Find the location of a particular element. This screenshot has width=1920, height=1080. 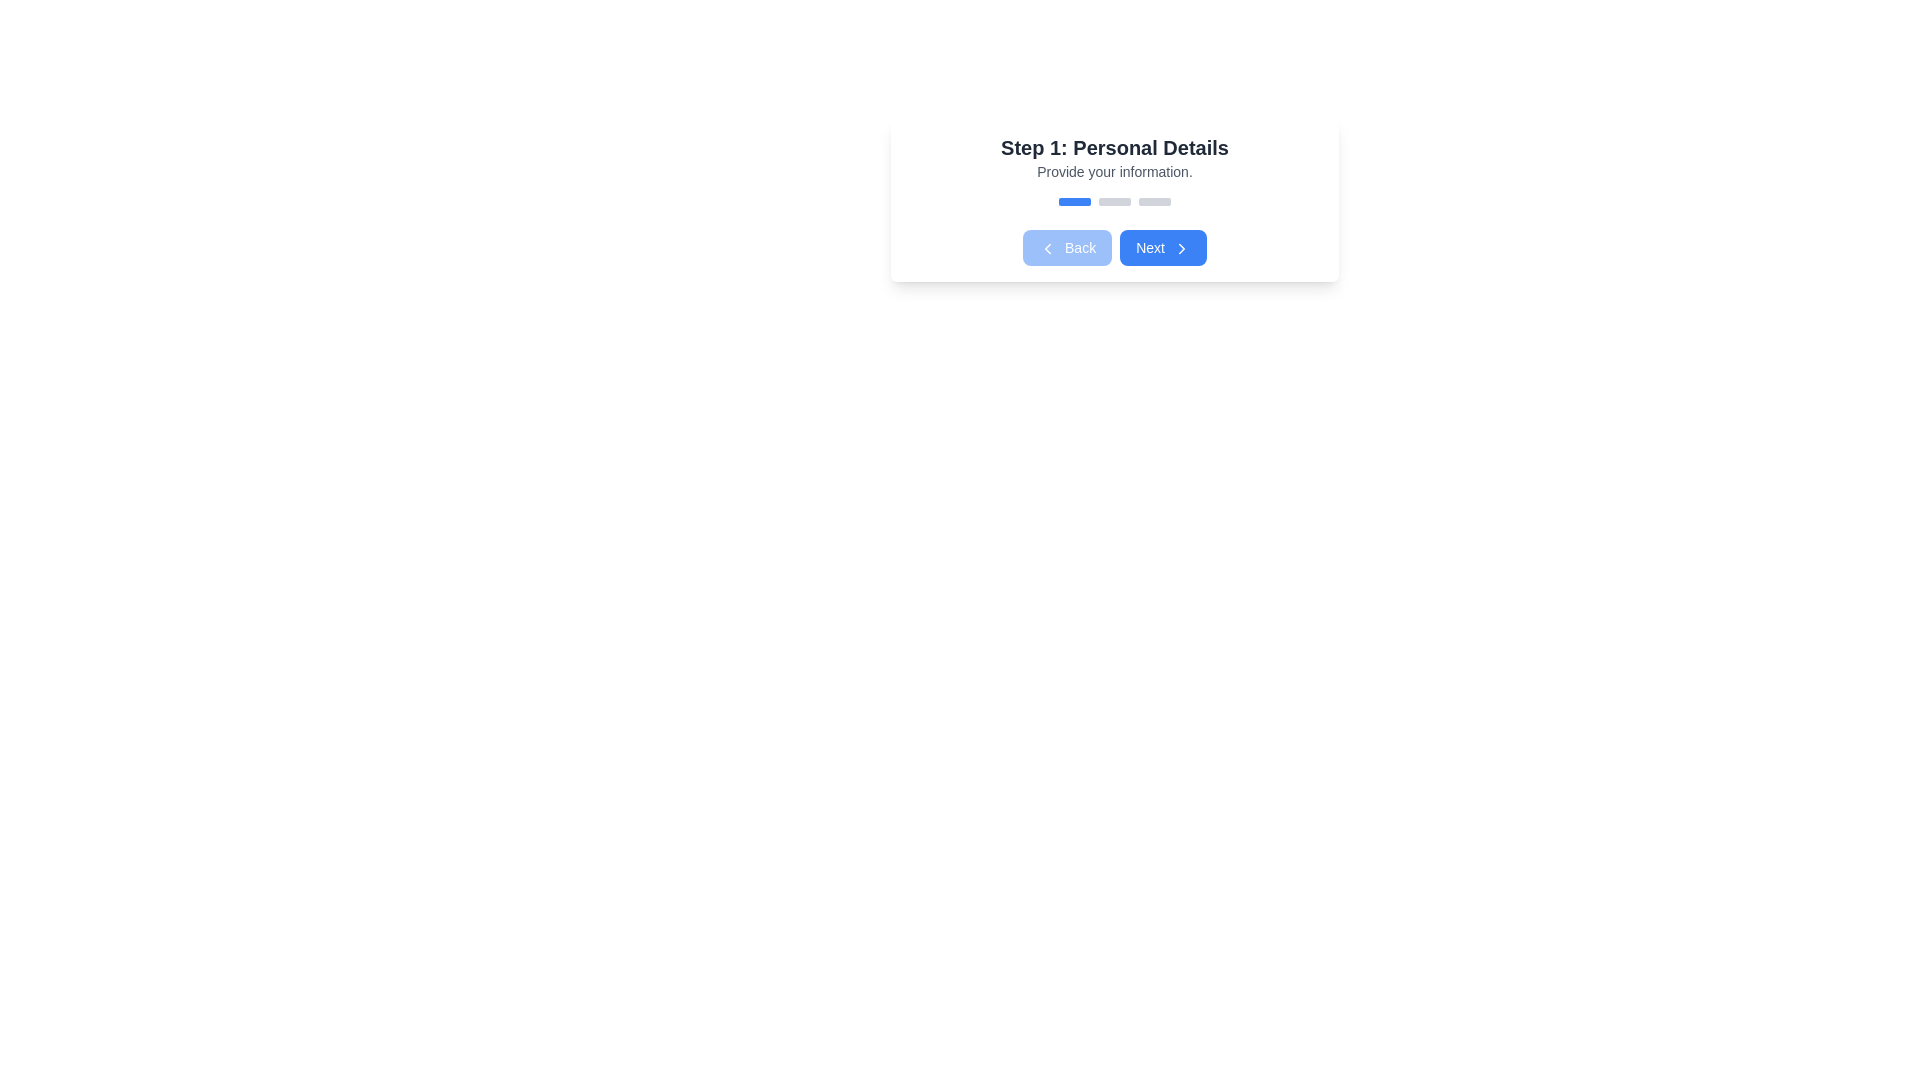

the arrow icon indicating forward navigation, which is located on the right side of the 'Next' button is located at coordinates (1181, 248).